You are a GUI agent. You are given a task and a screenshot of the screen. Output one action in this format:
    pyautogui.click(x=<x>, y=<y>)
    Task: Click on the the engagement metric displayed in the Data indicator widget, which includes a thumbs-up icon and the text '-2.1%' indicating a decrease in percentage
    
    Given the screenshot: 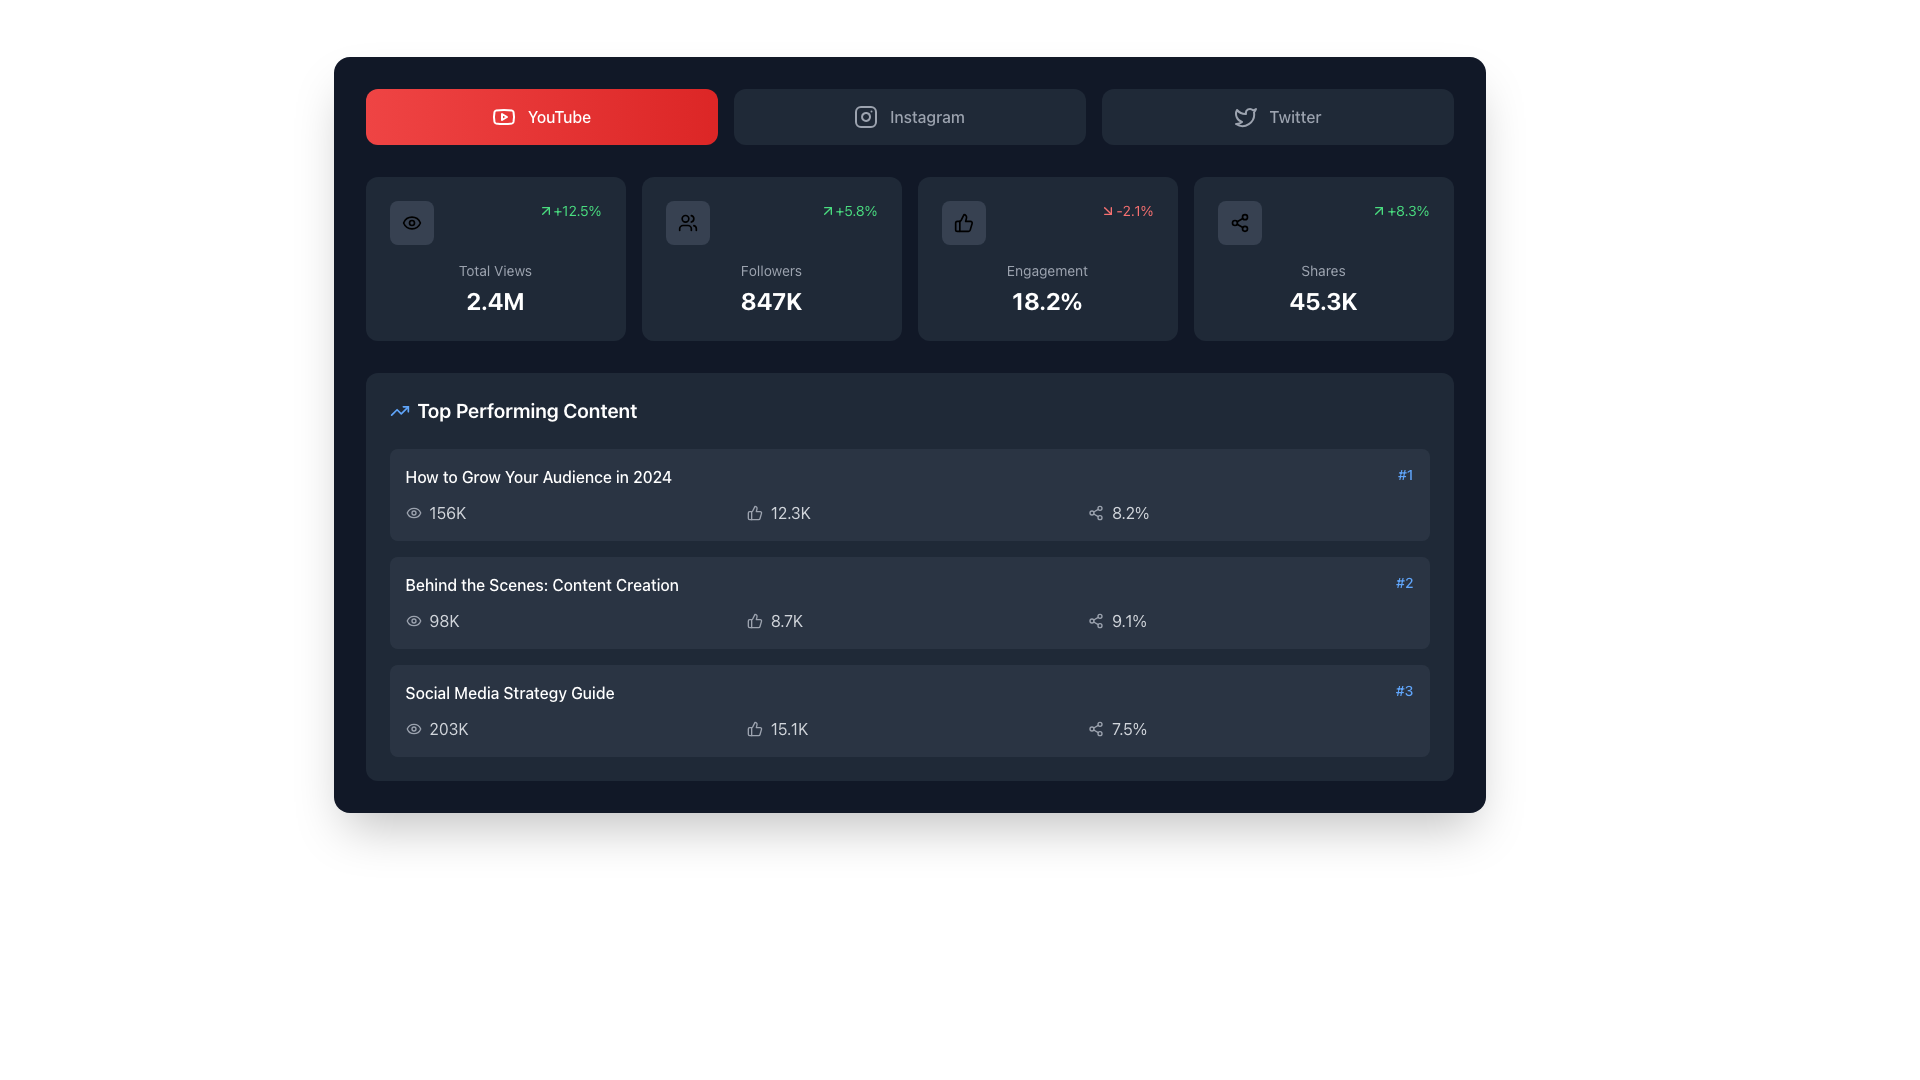 What is the action you would take?
    pyautogui.click(x=1046, y=223)
    